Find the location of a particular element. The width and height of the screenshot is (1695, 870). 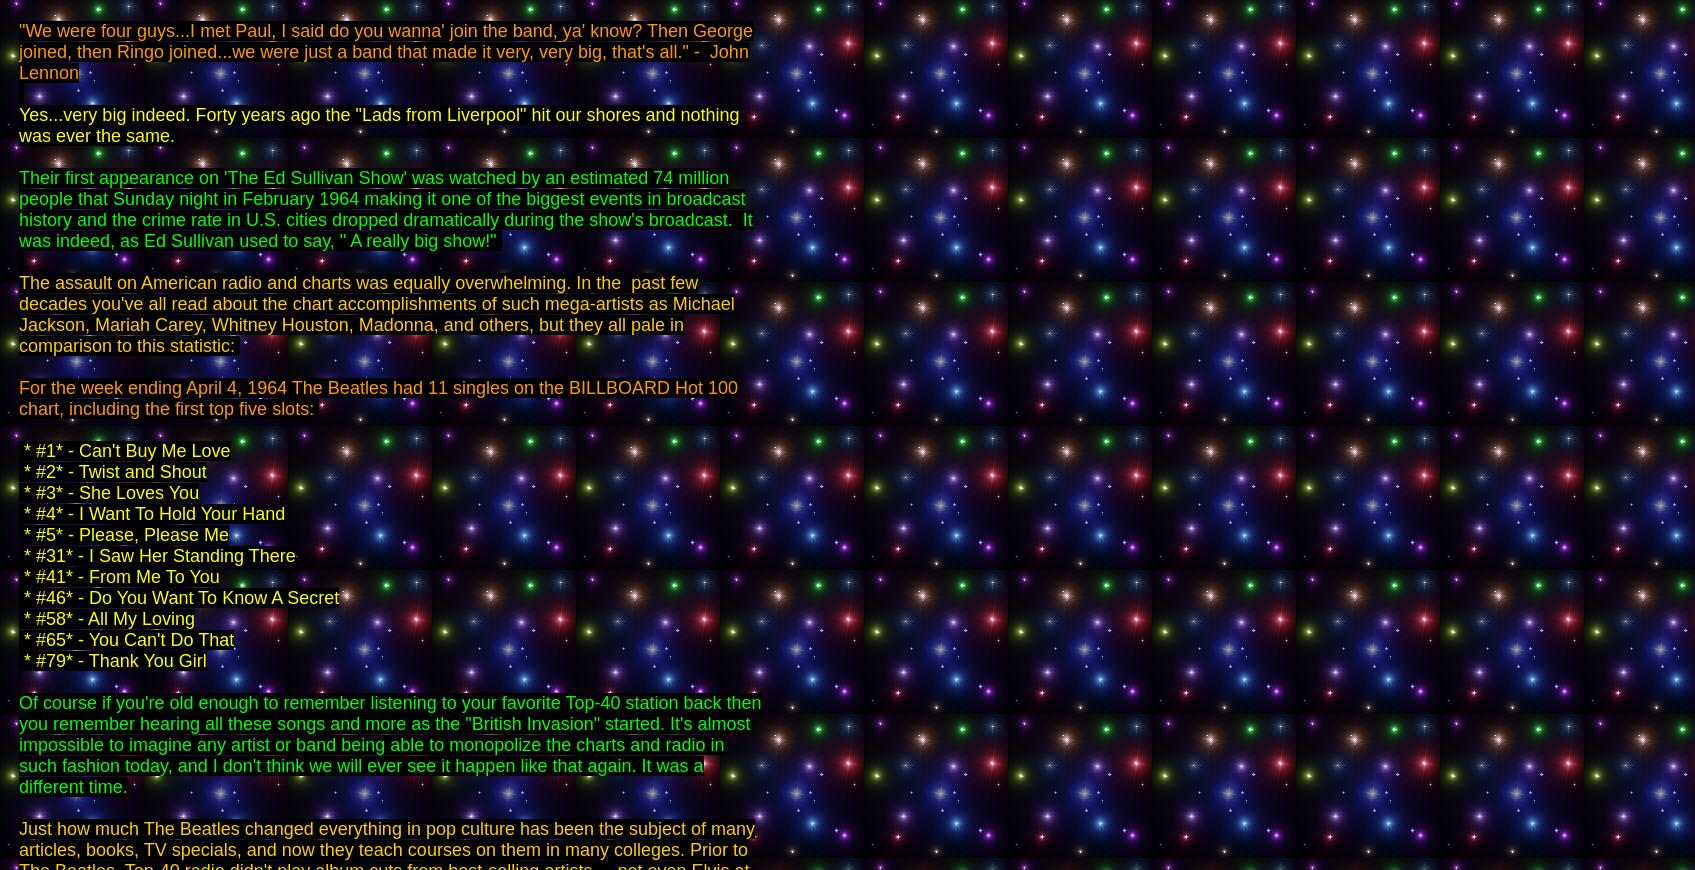

'"We were four guys...I met Paul, I said do you wanna' join the band, ya' know? Then George joined,
                           then Ringo joined...we were just a band that made it very, very big, that's all." -  John Lennon' is located at coordinates (384, 51).